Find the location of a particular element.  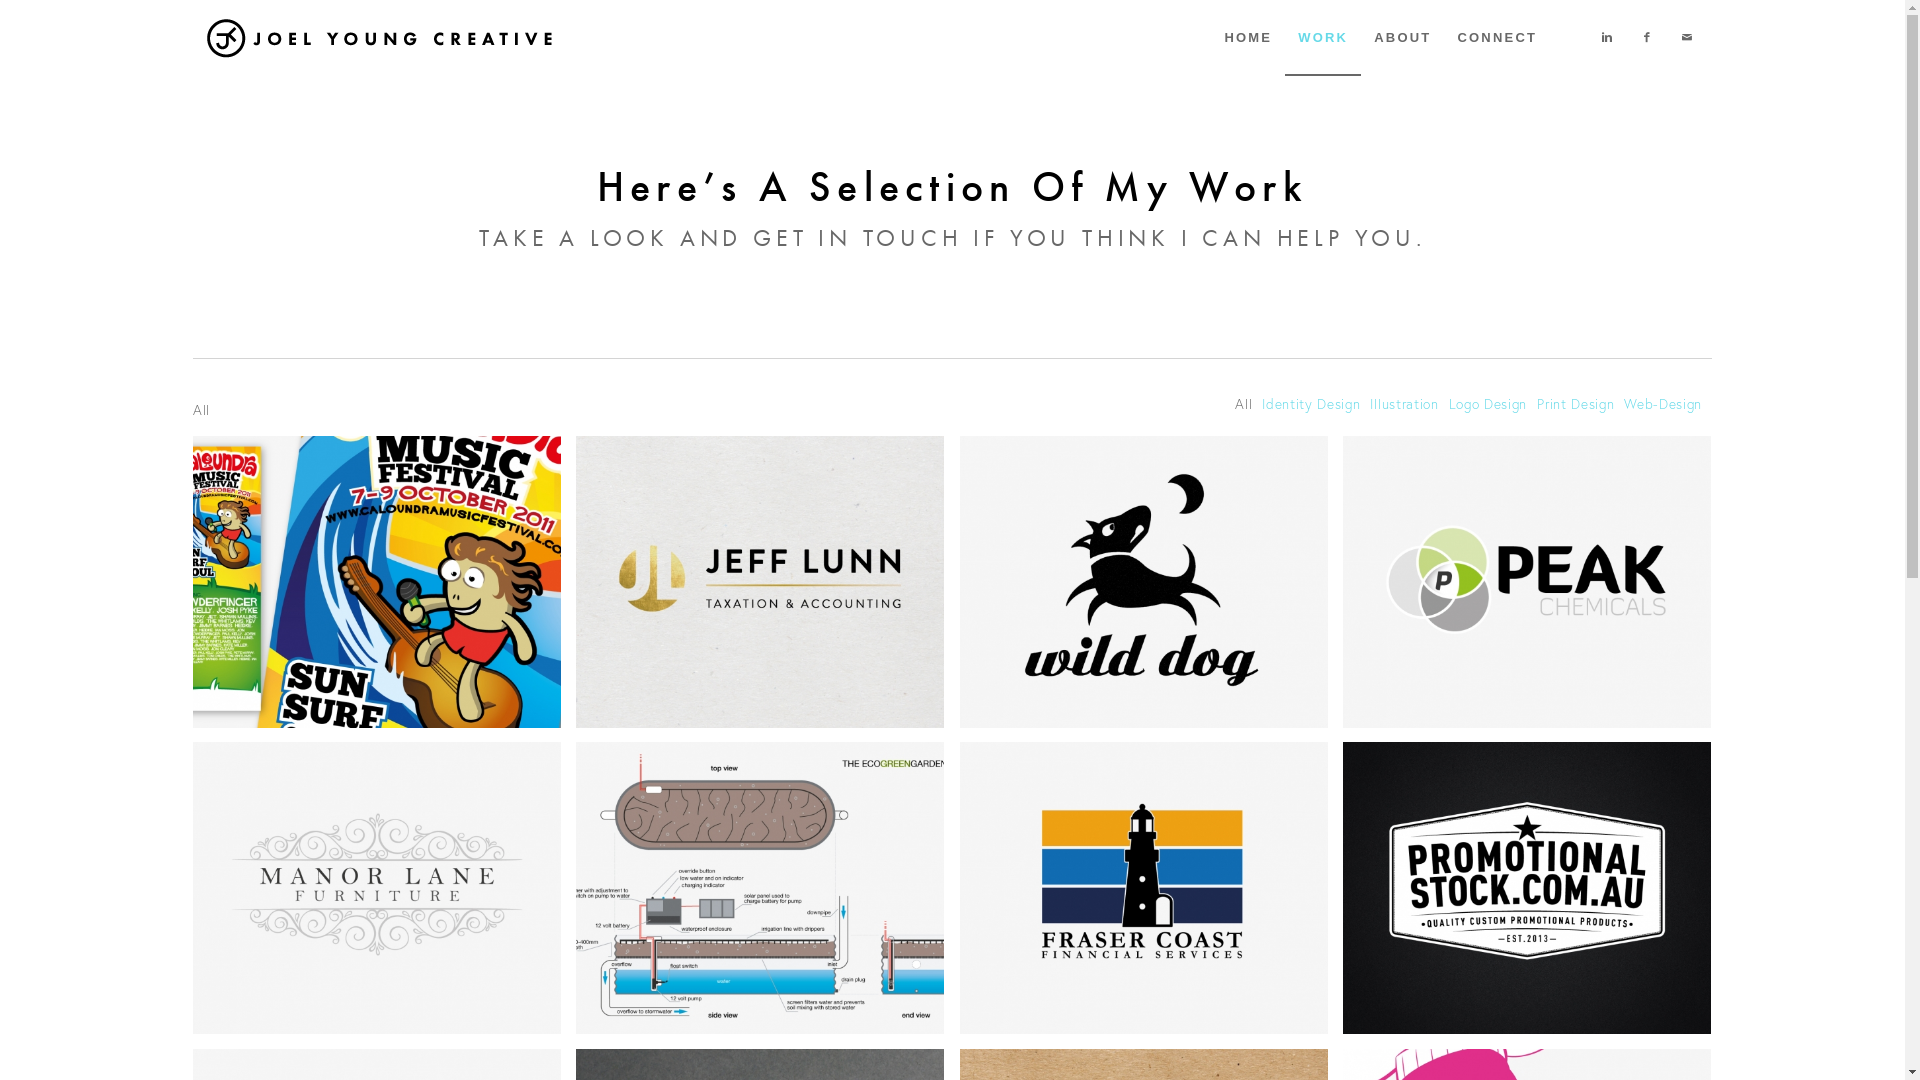

'CONNECT' is located at coordinates (1497, 38).